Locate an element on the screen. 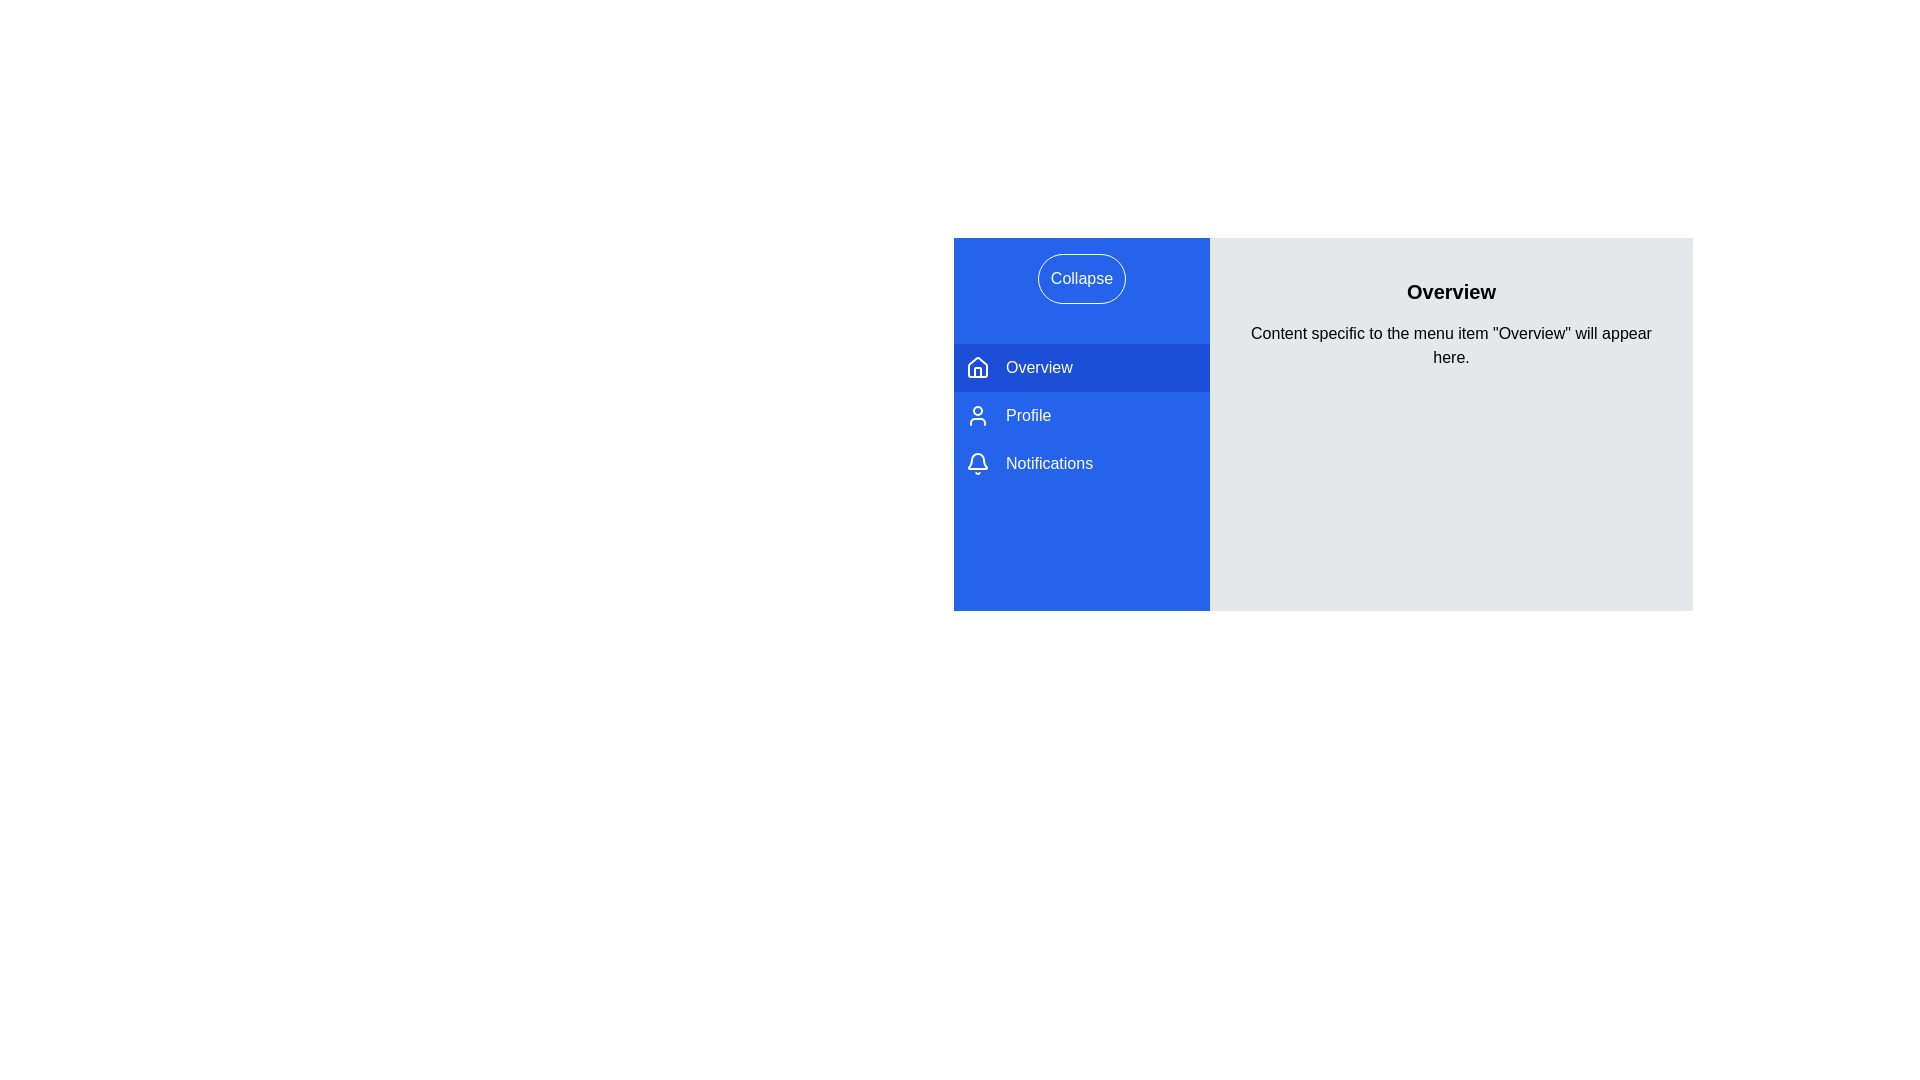  the SVG icon depicting a user silhouette located within the 'Profile' menu item, which is the second item in the vertical list of navigation elements on the left sidebar is located at coordinates (978, 415).